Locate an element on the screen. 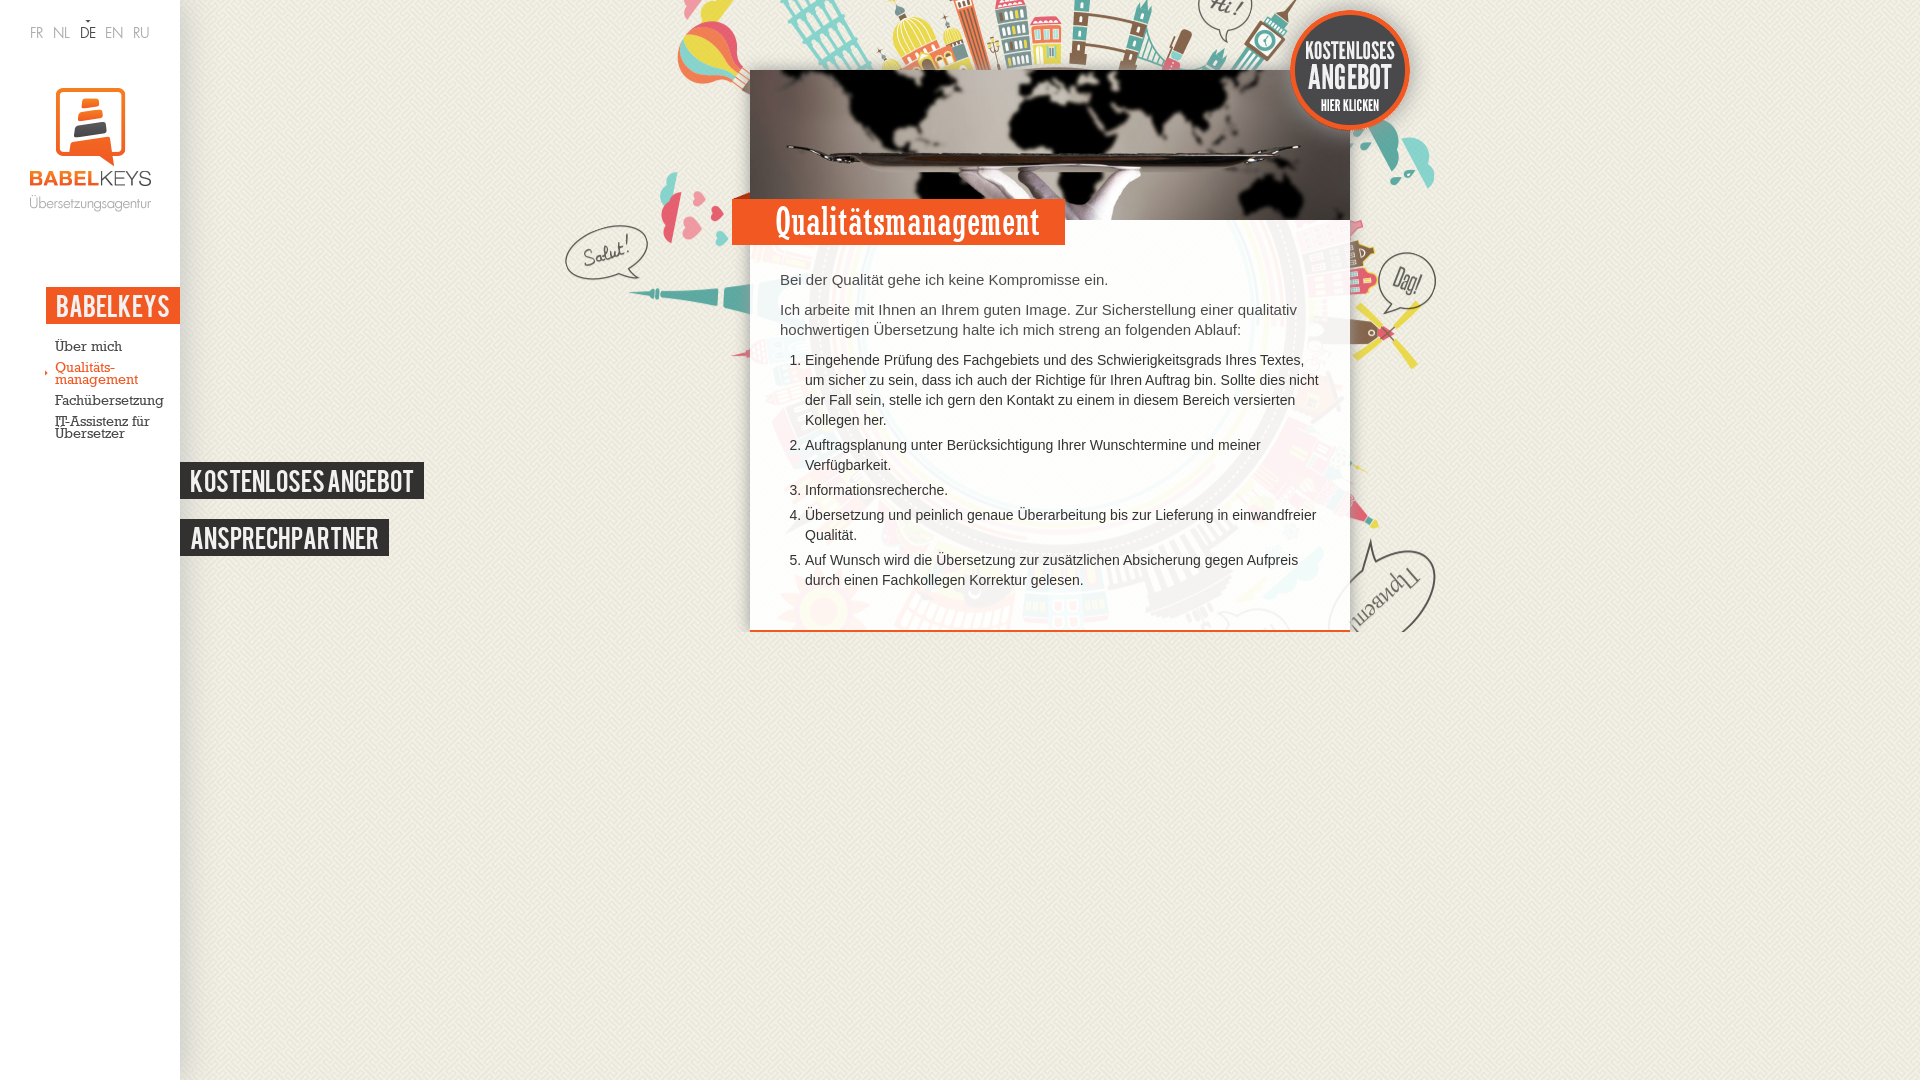 This screenshot has height=1080, width=1920. 'Kostenloses Angebot' is located at coordinates (301, 480).